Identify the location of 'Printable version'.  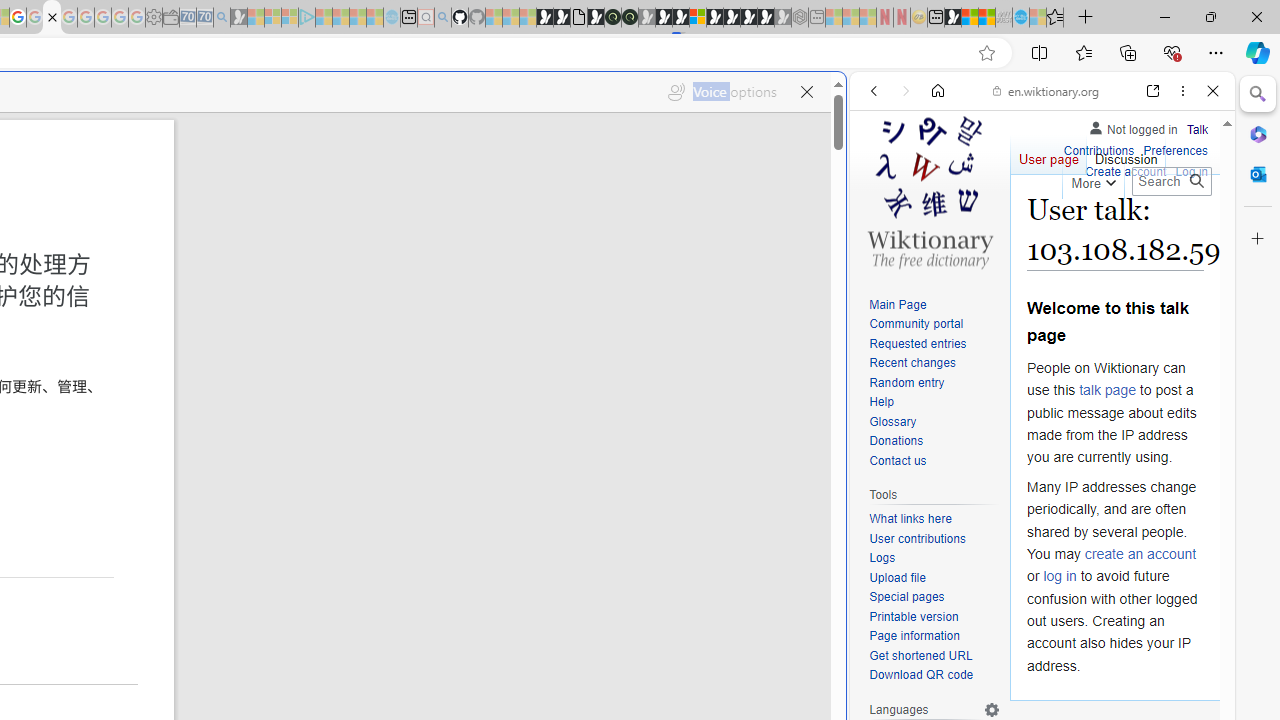
(934, 616).